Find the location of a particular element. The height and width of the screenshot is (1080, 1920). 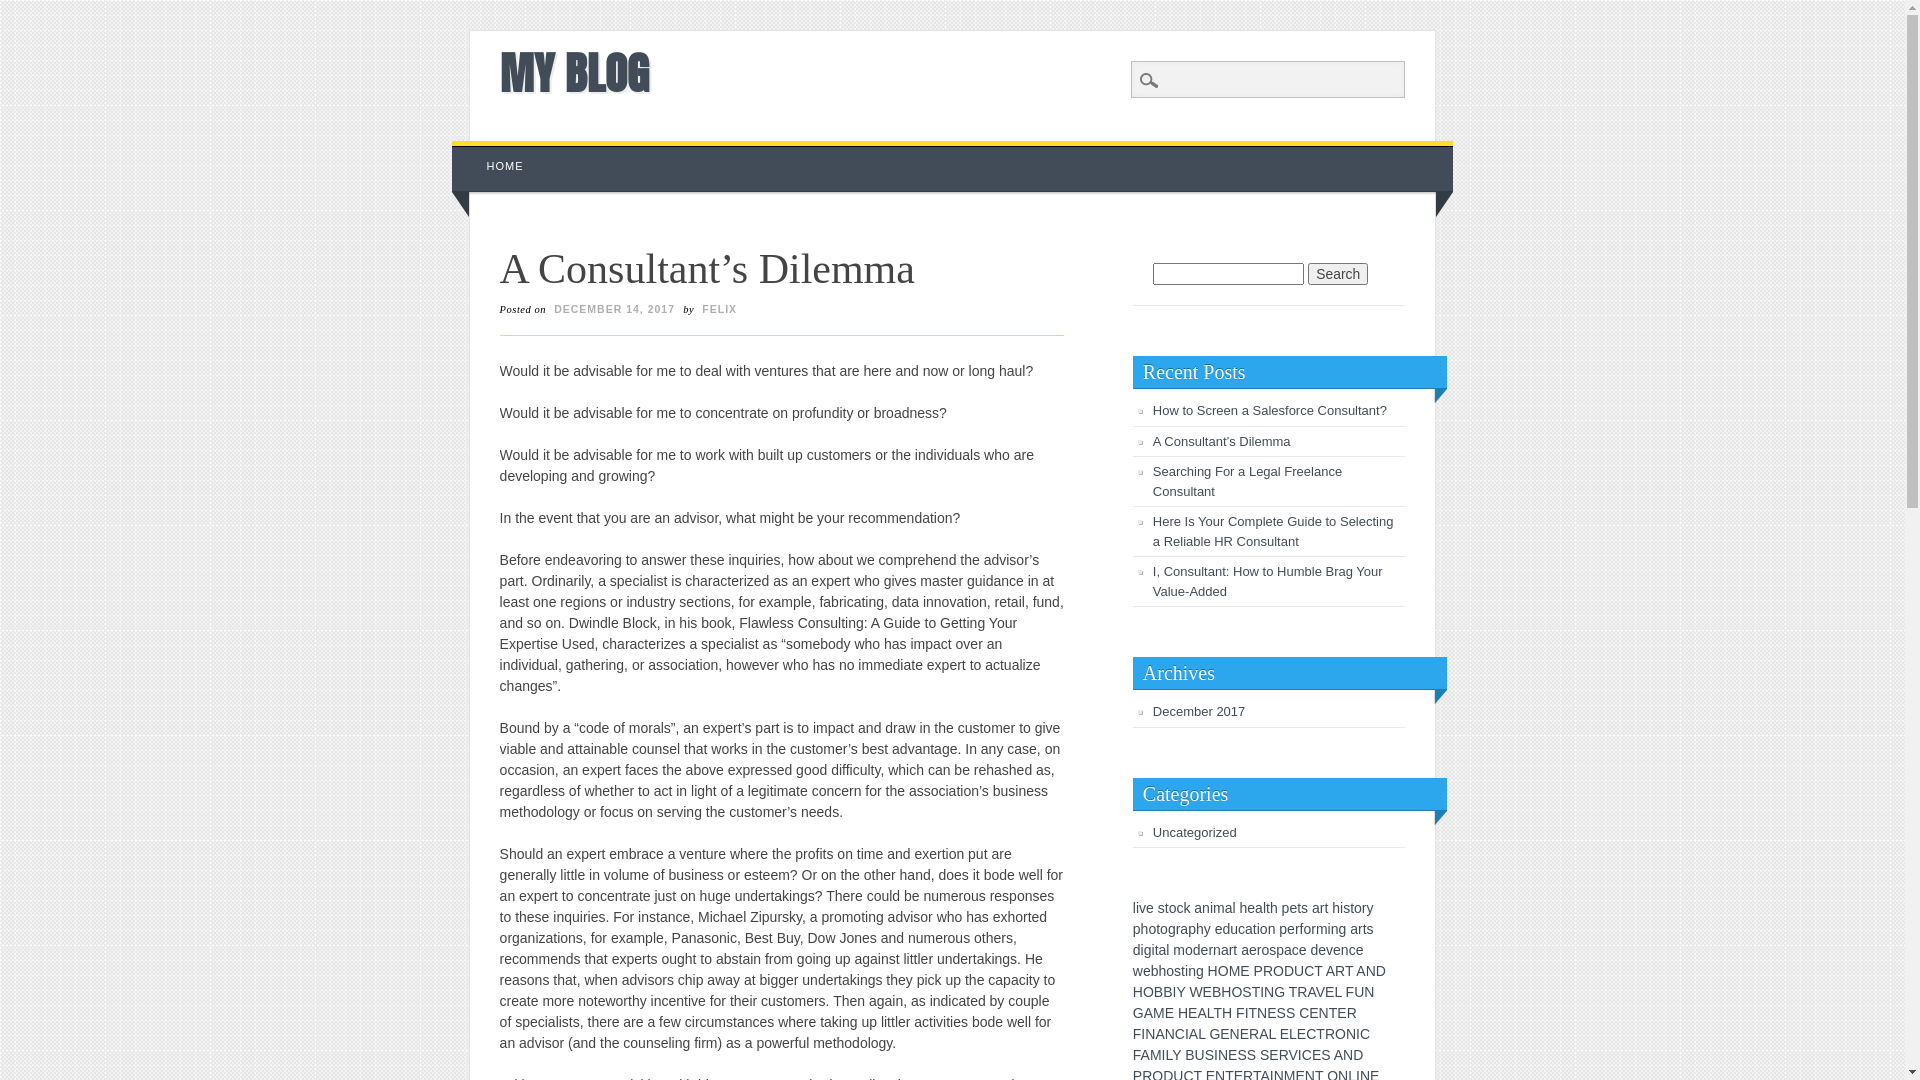

'Uncategorized' is located at coordinates (1195, 832).